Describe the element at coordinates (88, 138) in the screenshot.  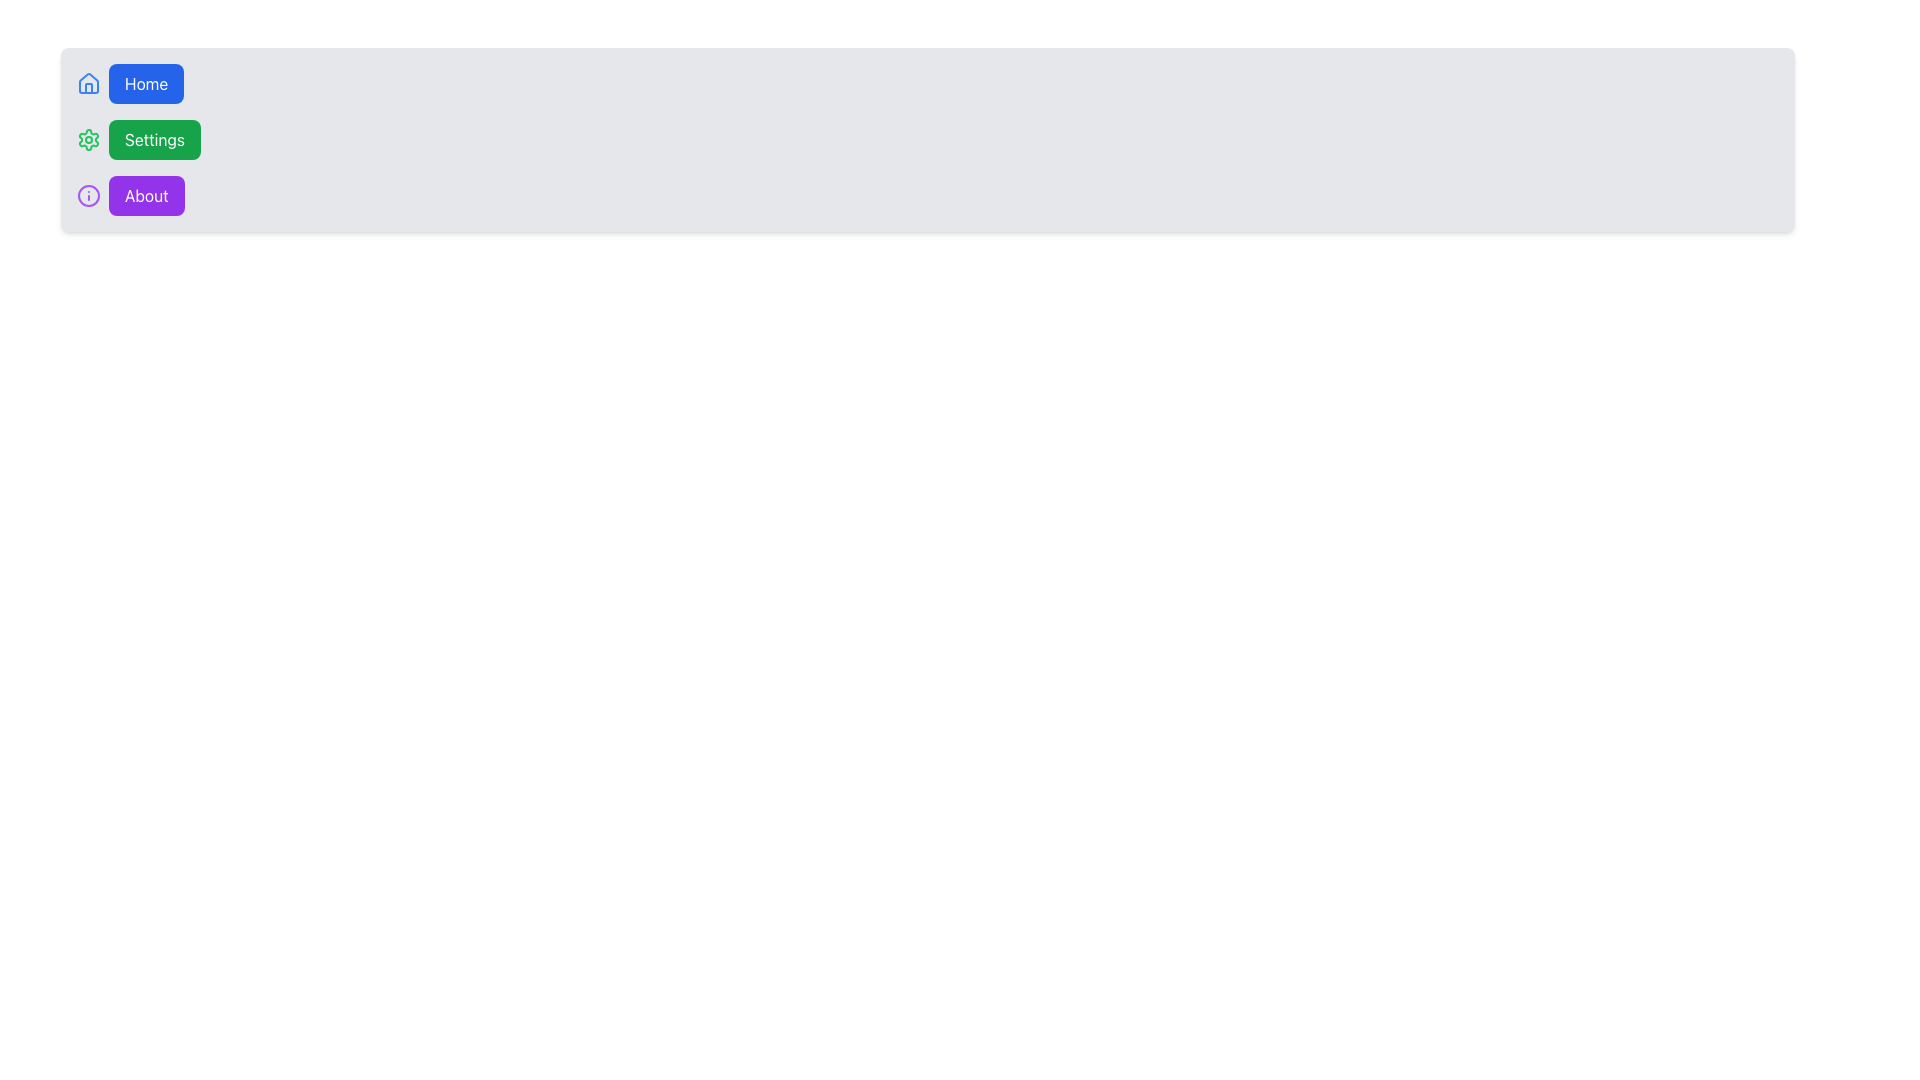
I see `the green gear-like icon in the vertical navigation bar` at that location.